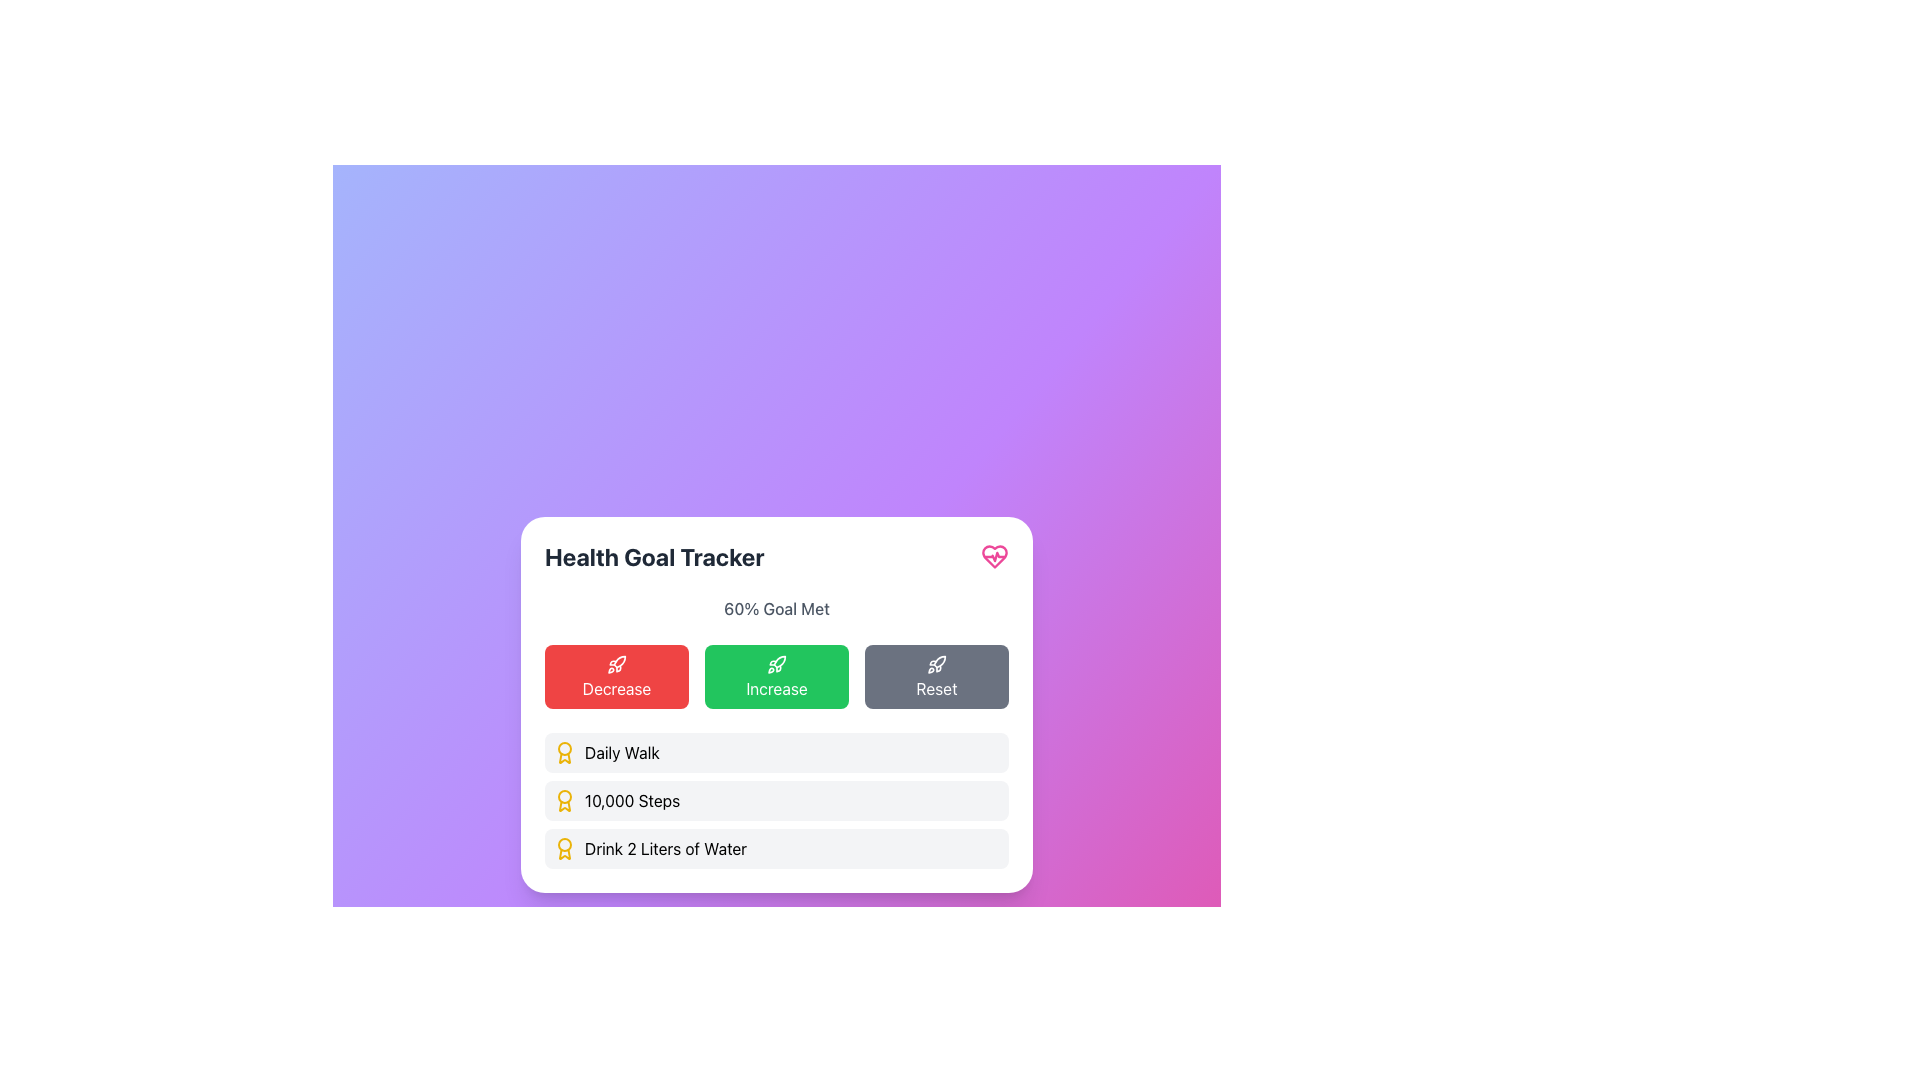  Describe the element at coordinates (616, 664) in the screenshot. I see `the rocket icon embedded within the red 'Decrease' button located at the leftmost position of the action buttons, which is below the text '60% Goal Met'` at that location.